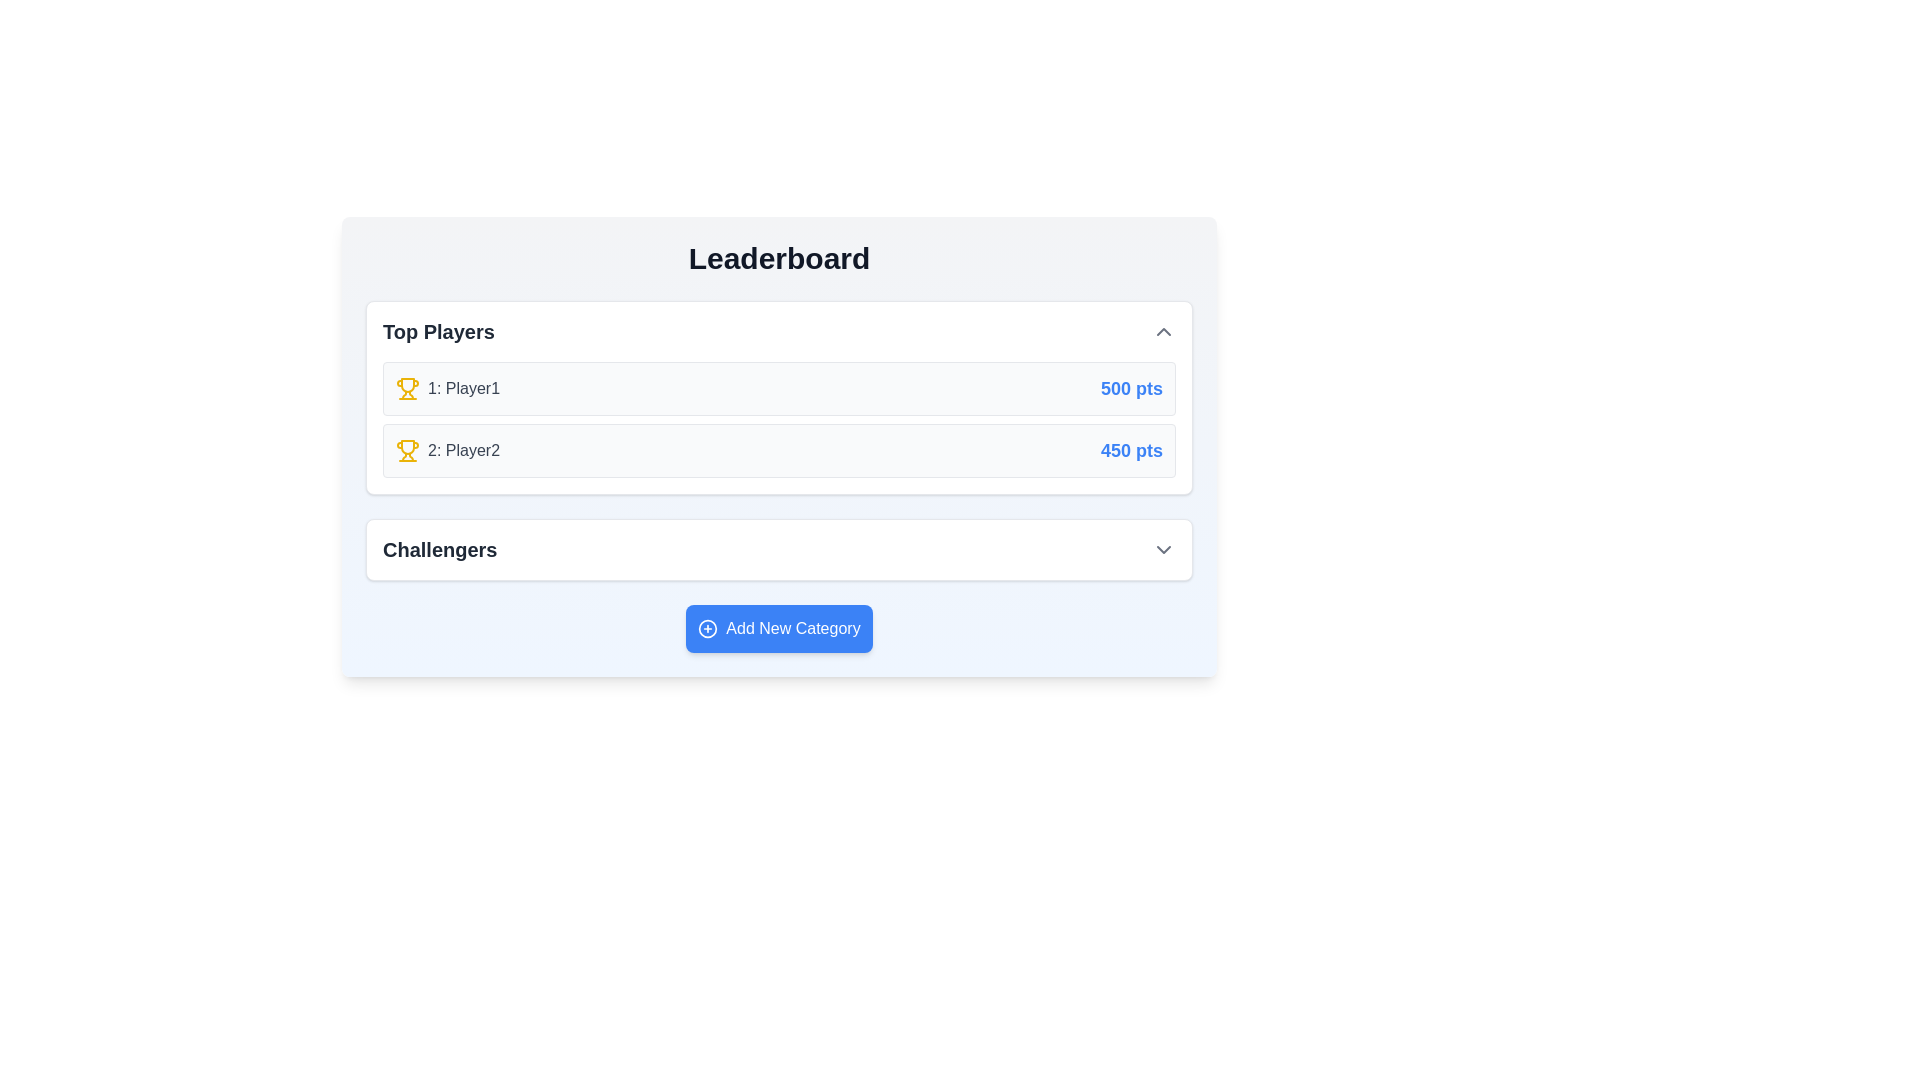 The width and height of the screenshot is (1920, 1080). What do you see at coordinates (437, 330) in the screenshot?
I see `text label indicating the section of the leaderboard that lists the top players, positioned to the left of the chevron icon` at bounding box center [437, 330].